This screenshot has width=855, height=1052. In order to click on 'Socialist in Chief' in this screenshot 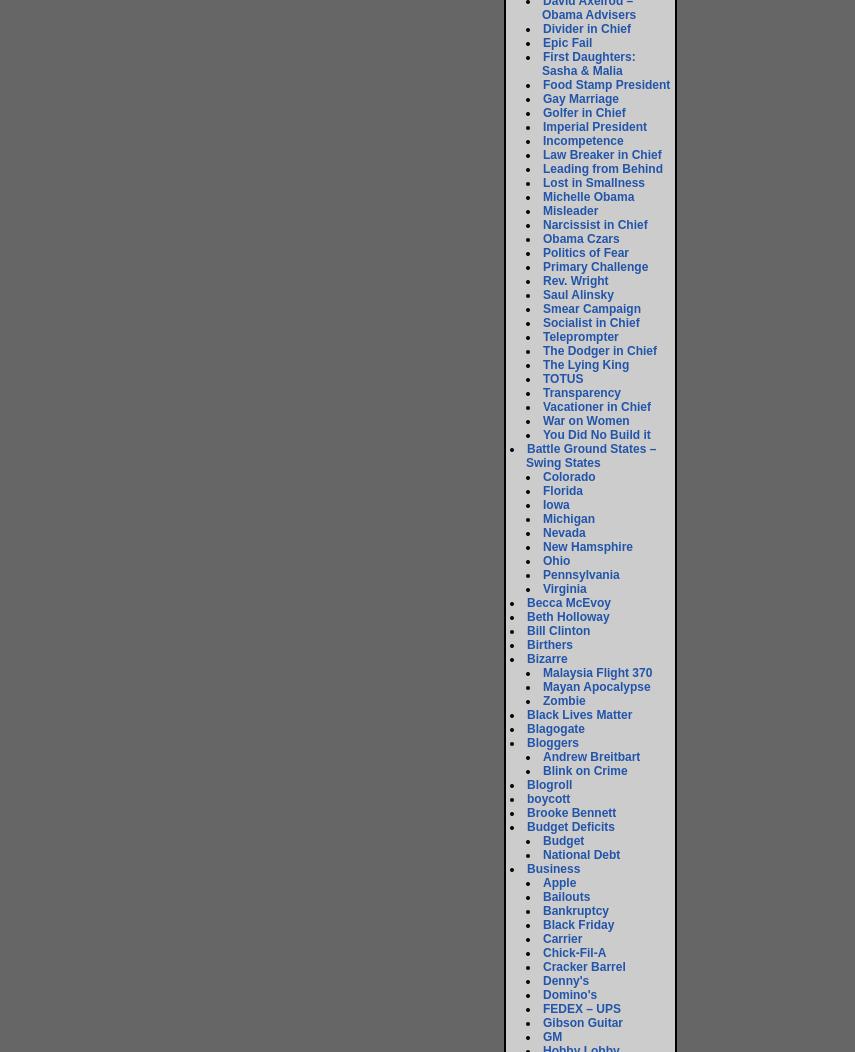, I will do `click(589, 321)`.